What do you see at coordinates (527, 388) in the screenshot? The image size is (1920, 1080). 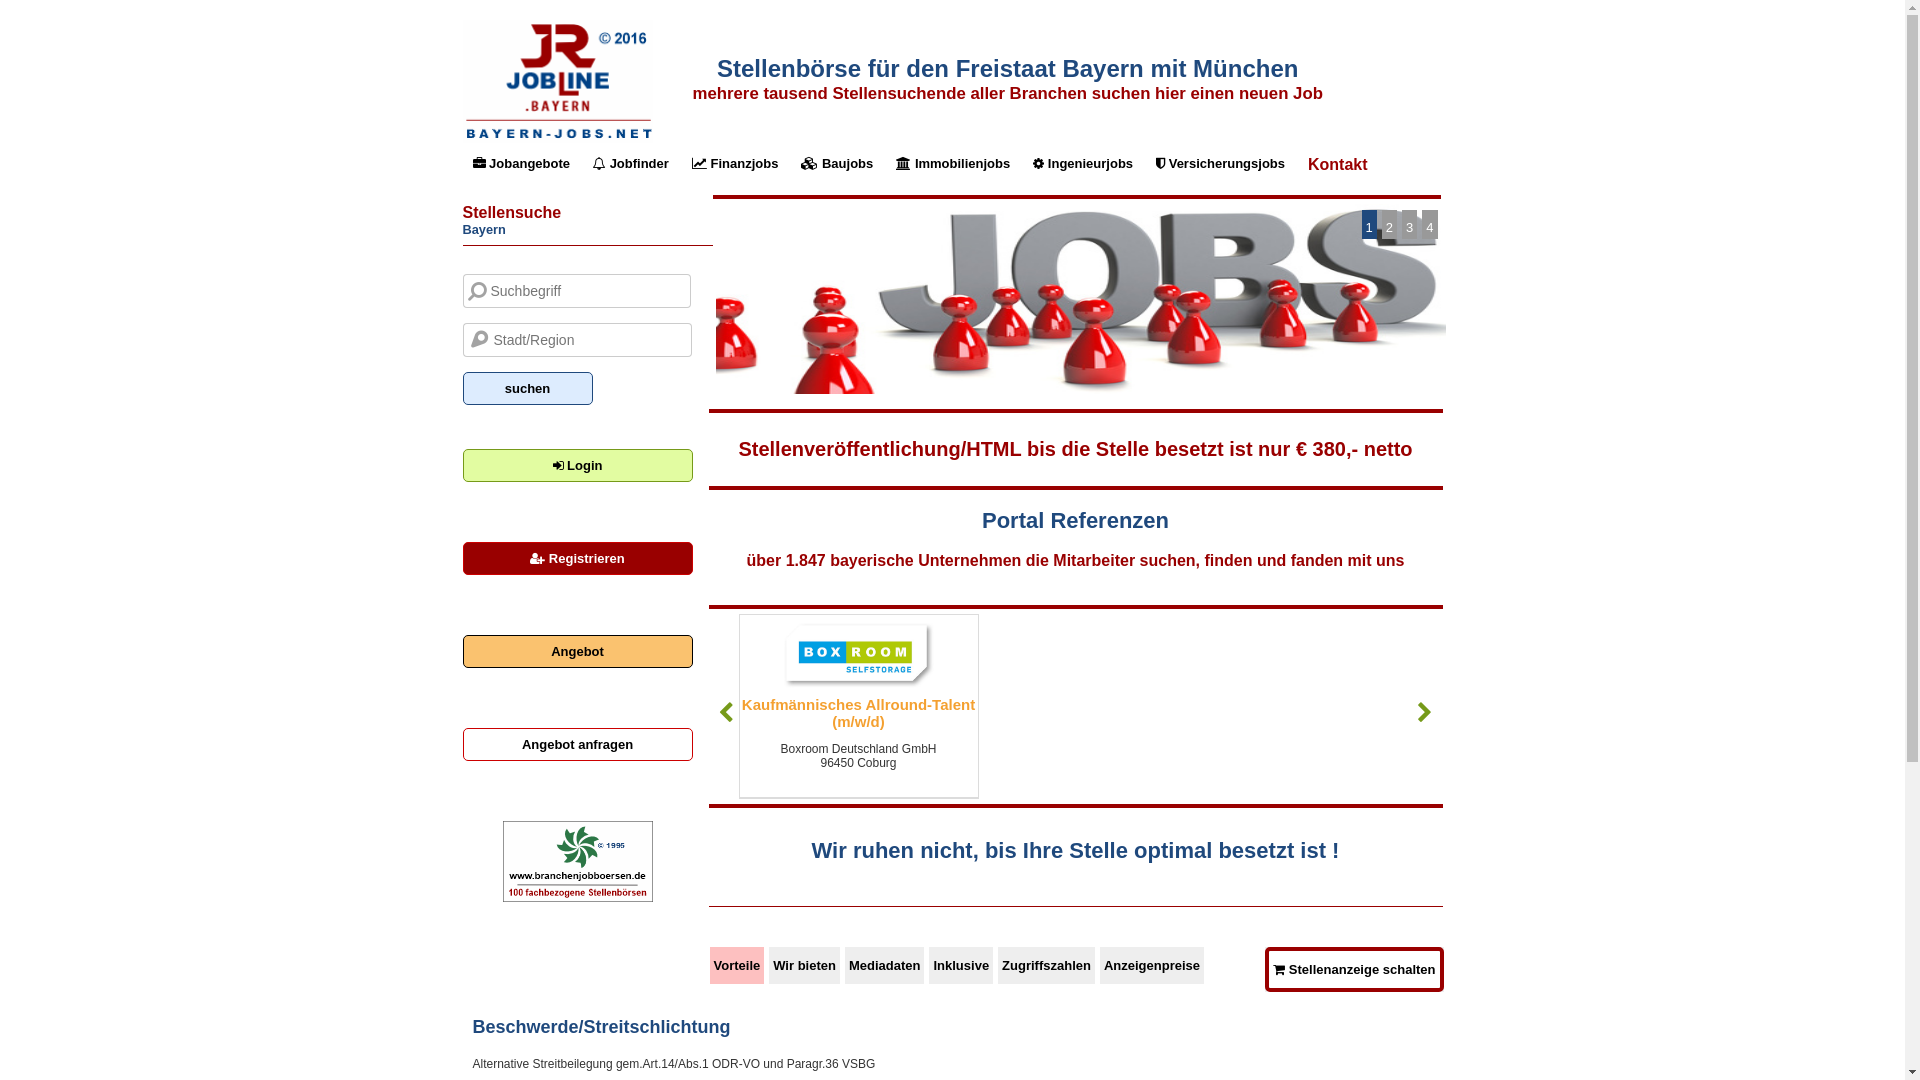 I see `'suchen'` at bounding box center [527, 388].